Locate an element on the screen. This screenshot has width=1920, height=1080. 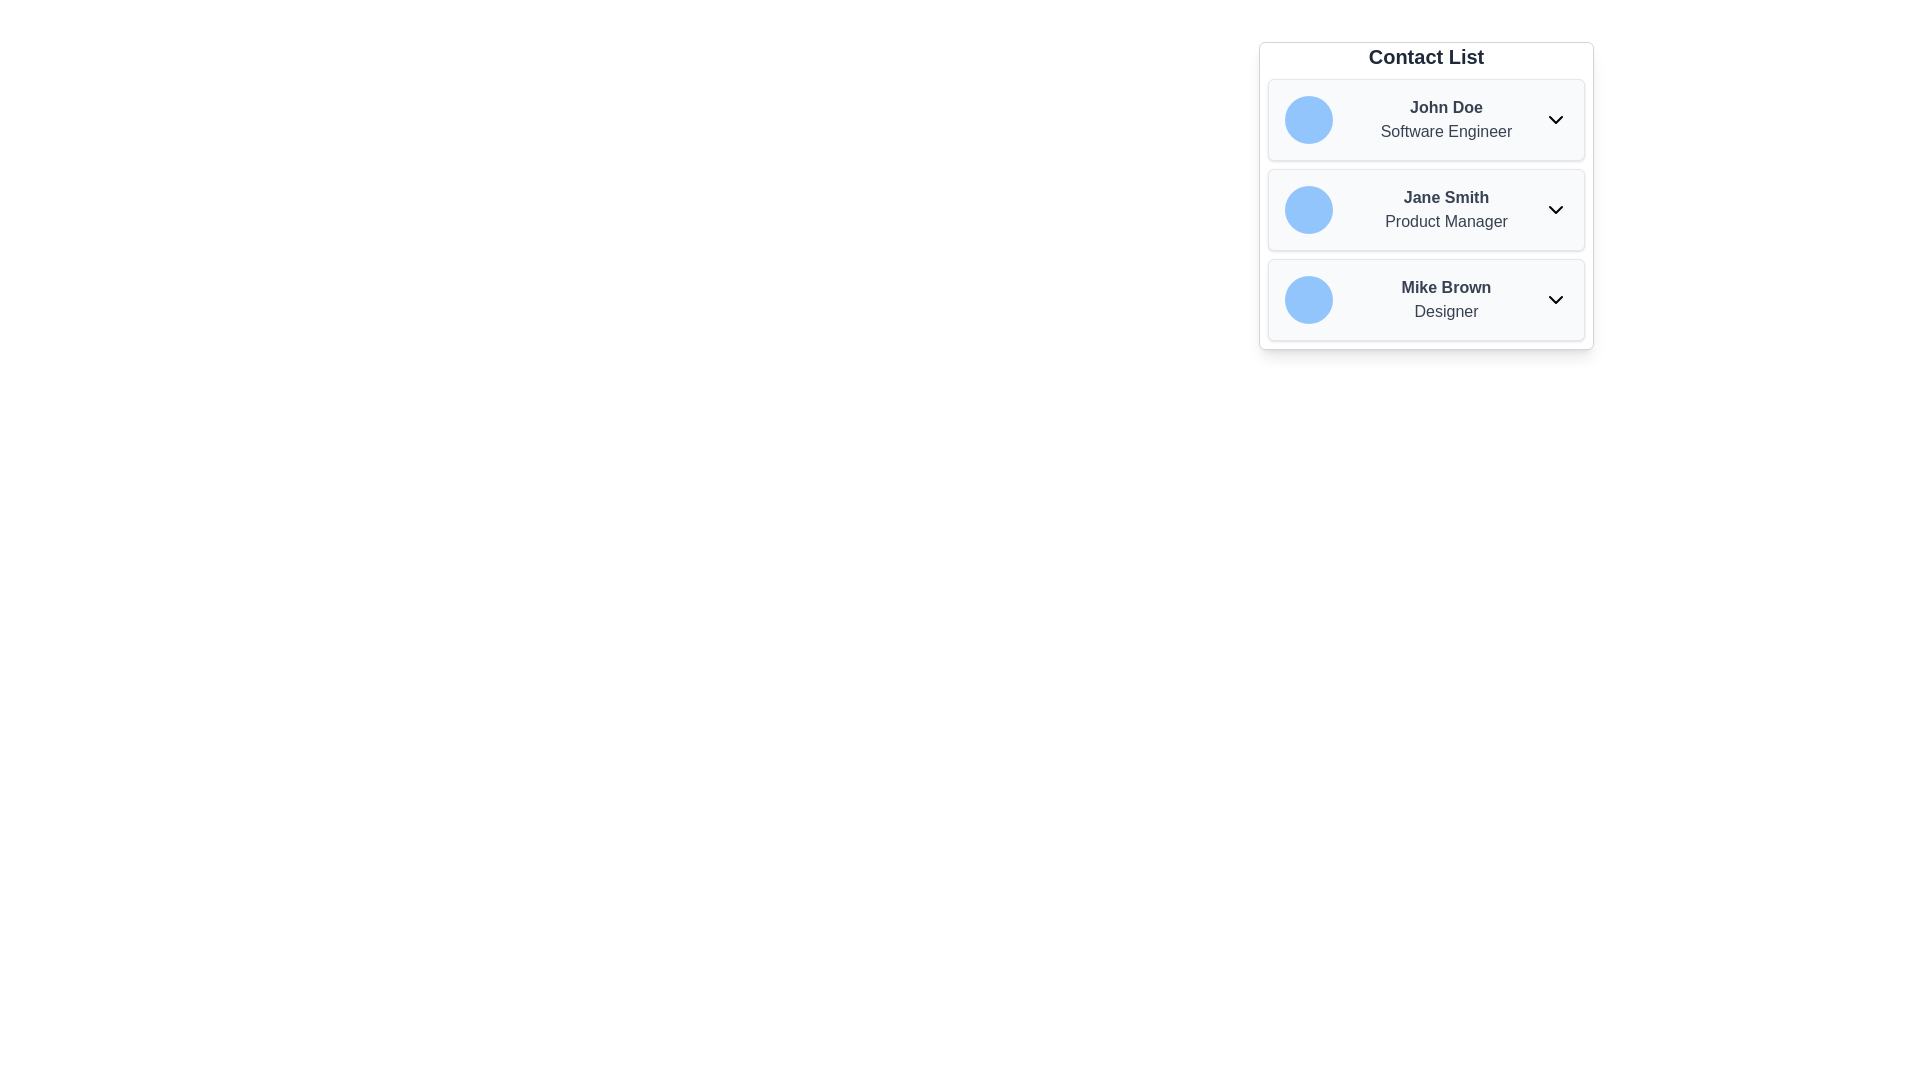
on the third contact entry in the 'Contact List', which displays the name and occupation details of an individual is located at coordinates (1425, 300).